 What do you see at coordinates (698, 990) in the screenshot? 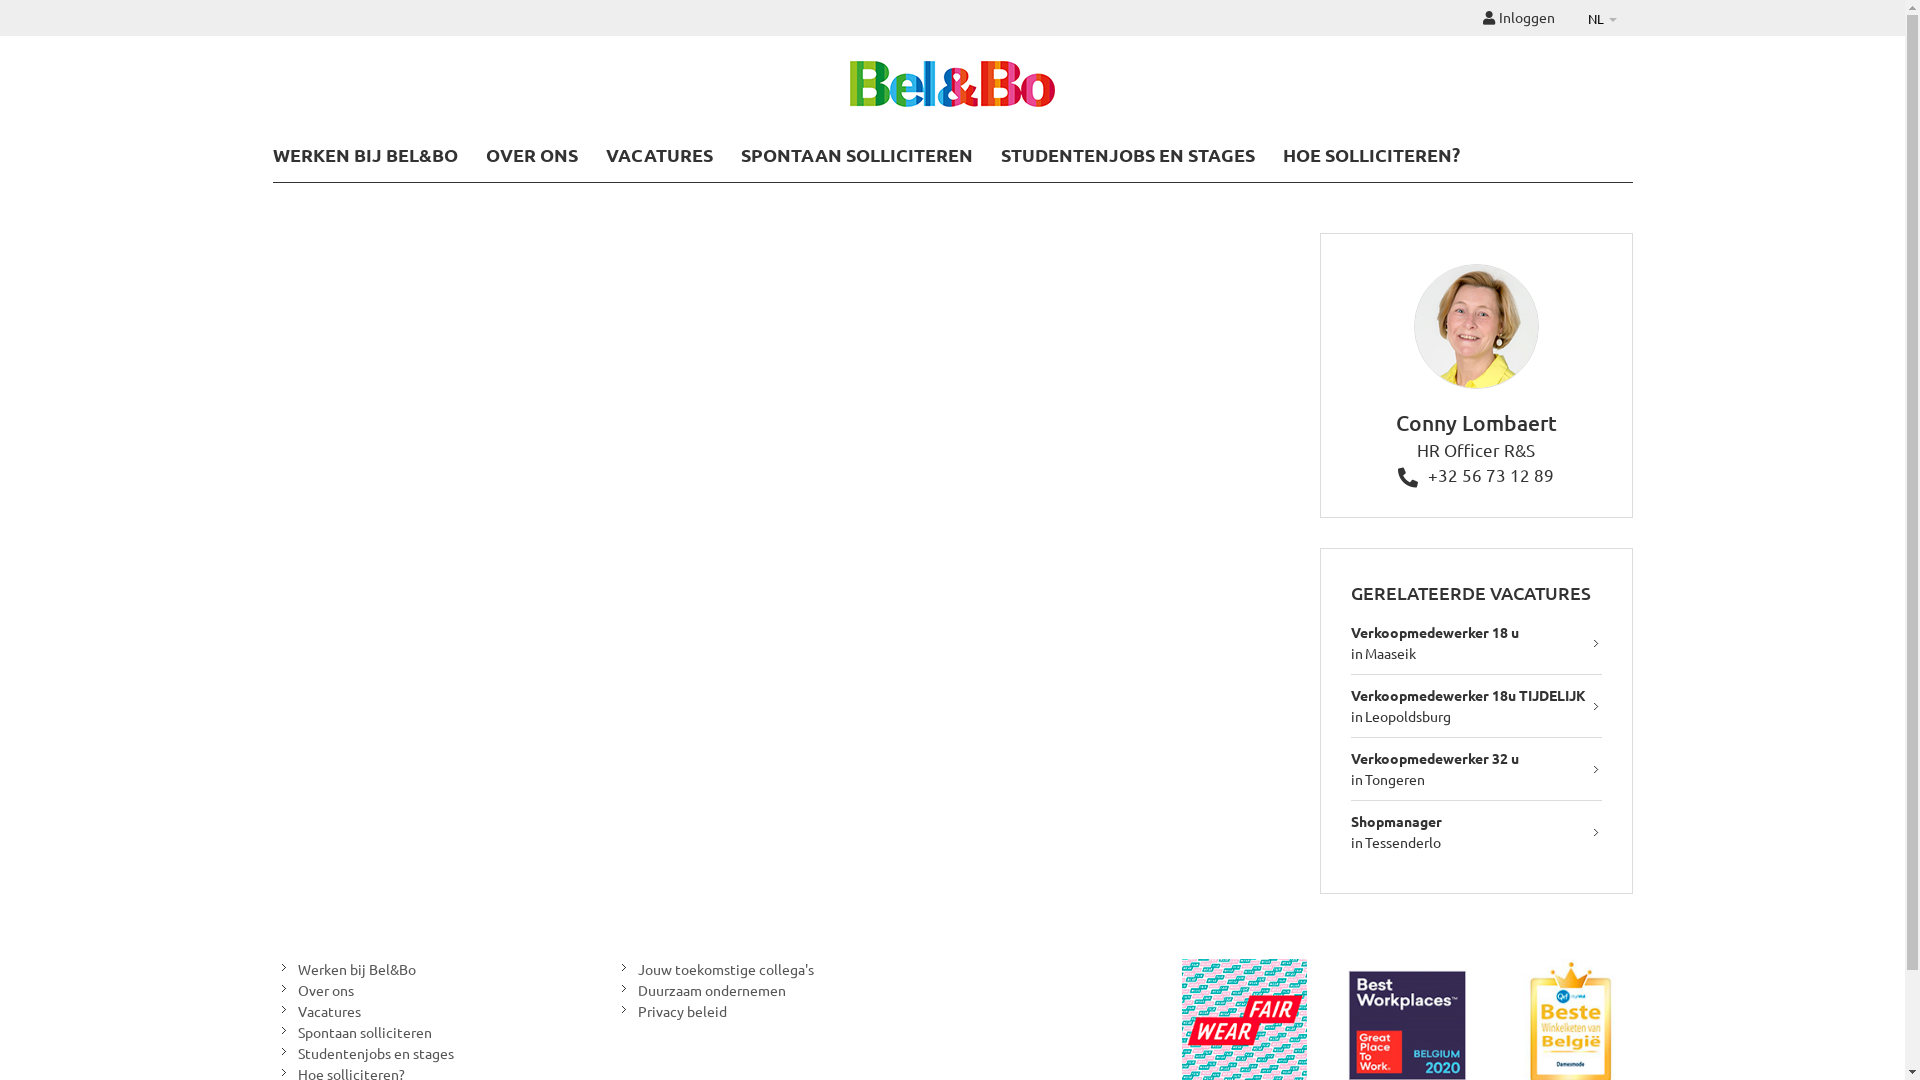
I see `'Duurzaam ondernemen'` at bounding box center [698, 990].